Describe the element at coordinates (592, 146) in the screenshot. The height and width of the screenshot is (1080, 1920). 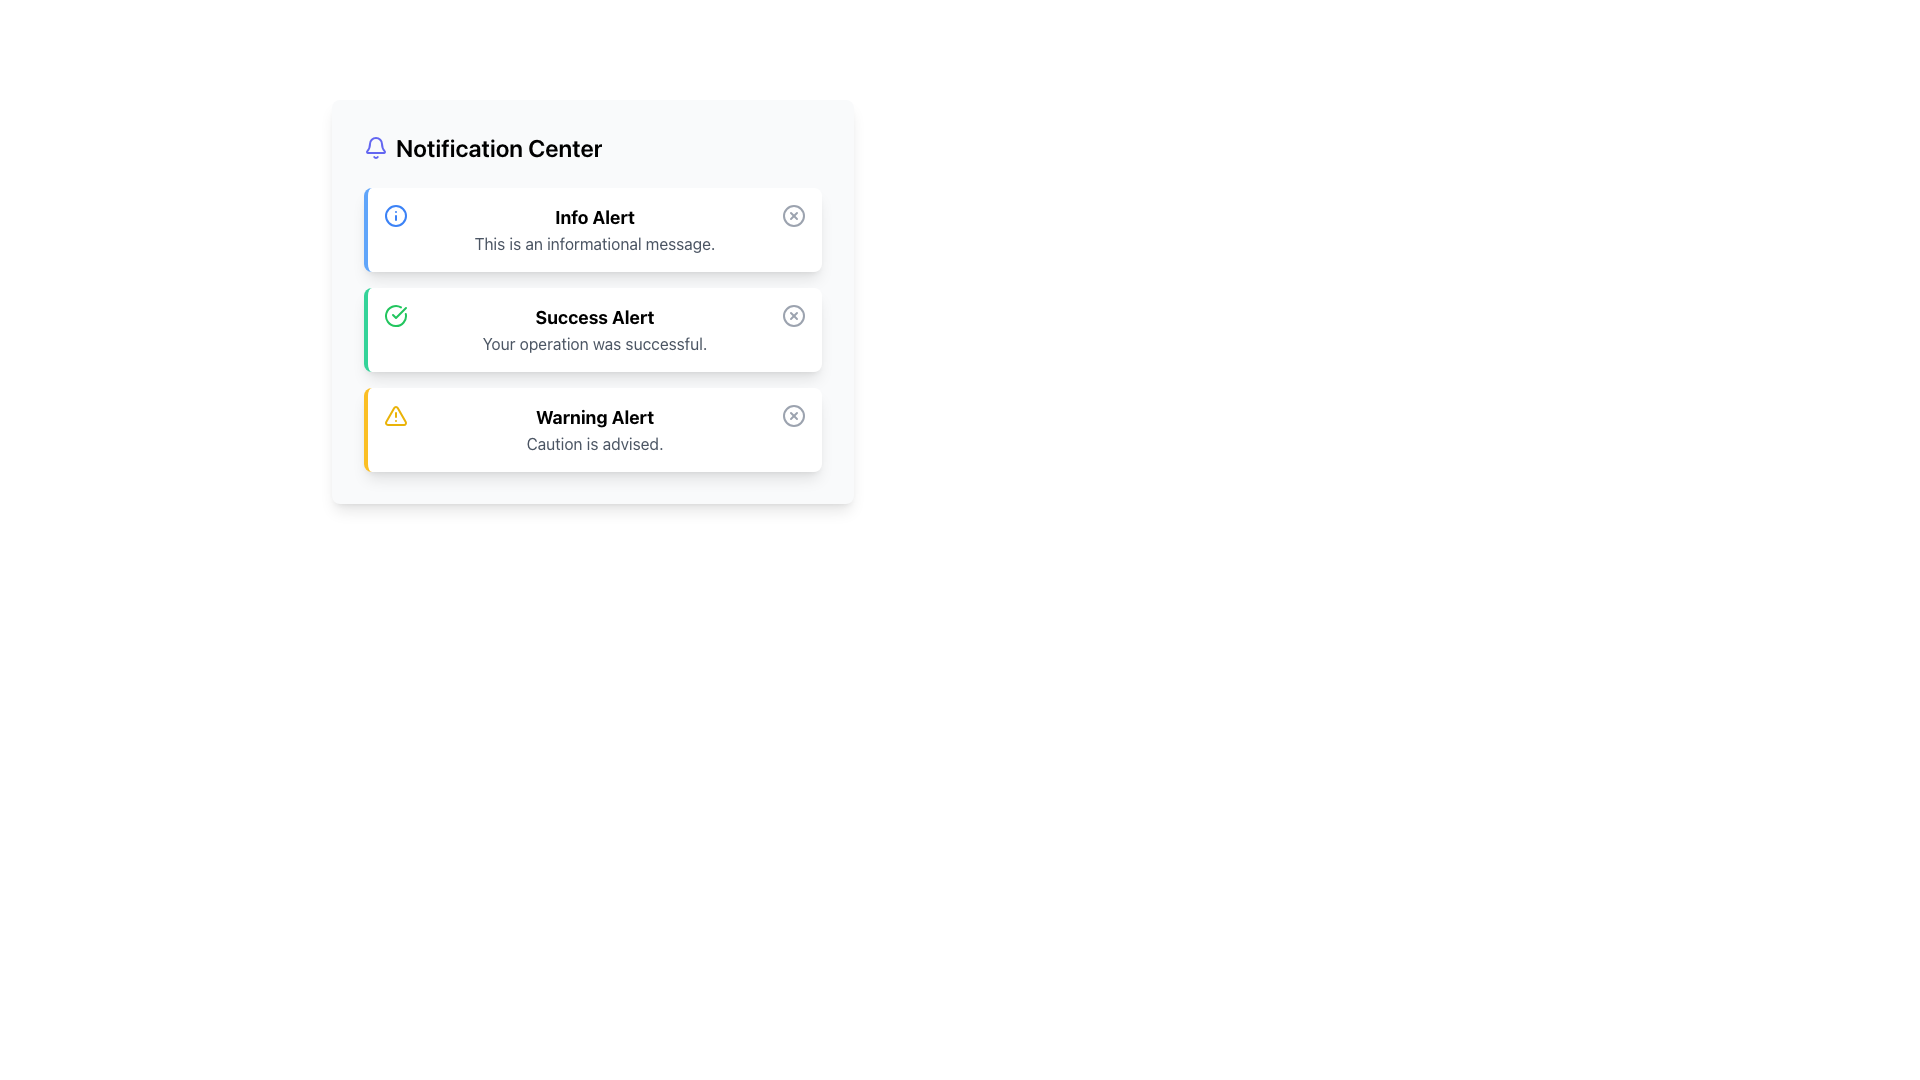
I see `the Label header with icon that serves as a title for the notification section, positioned at the top of the column` at that location.